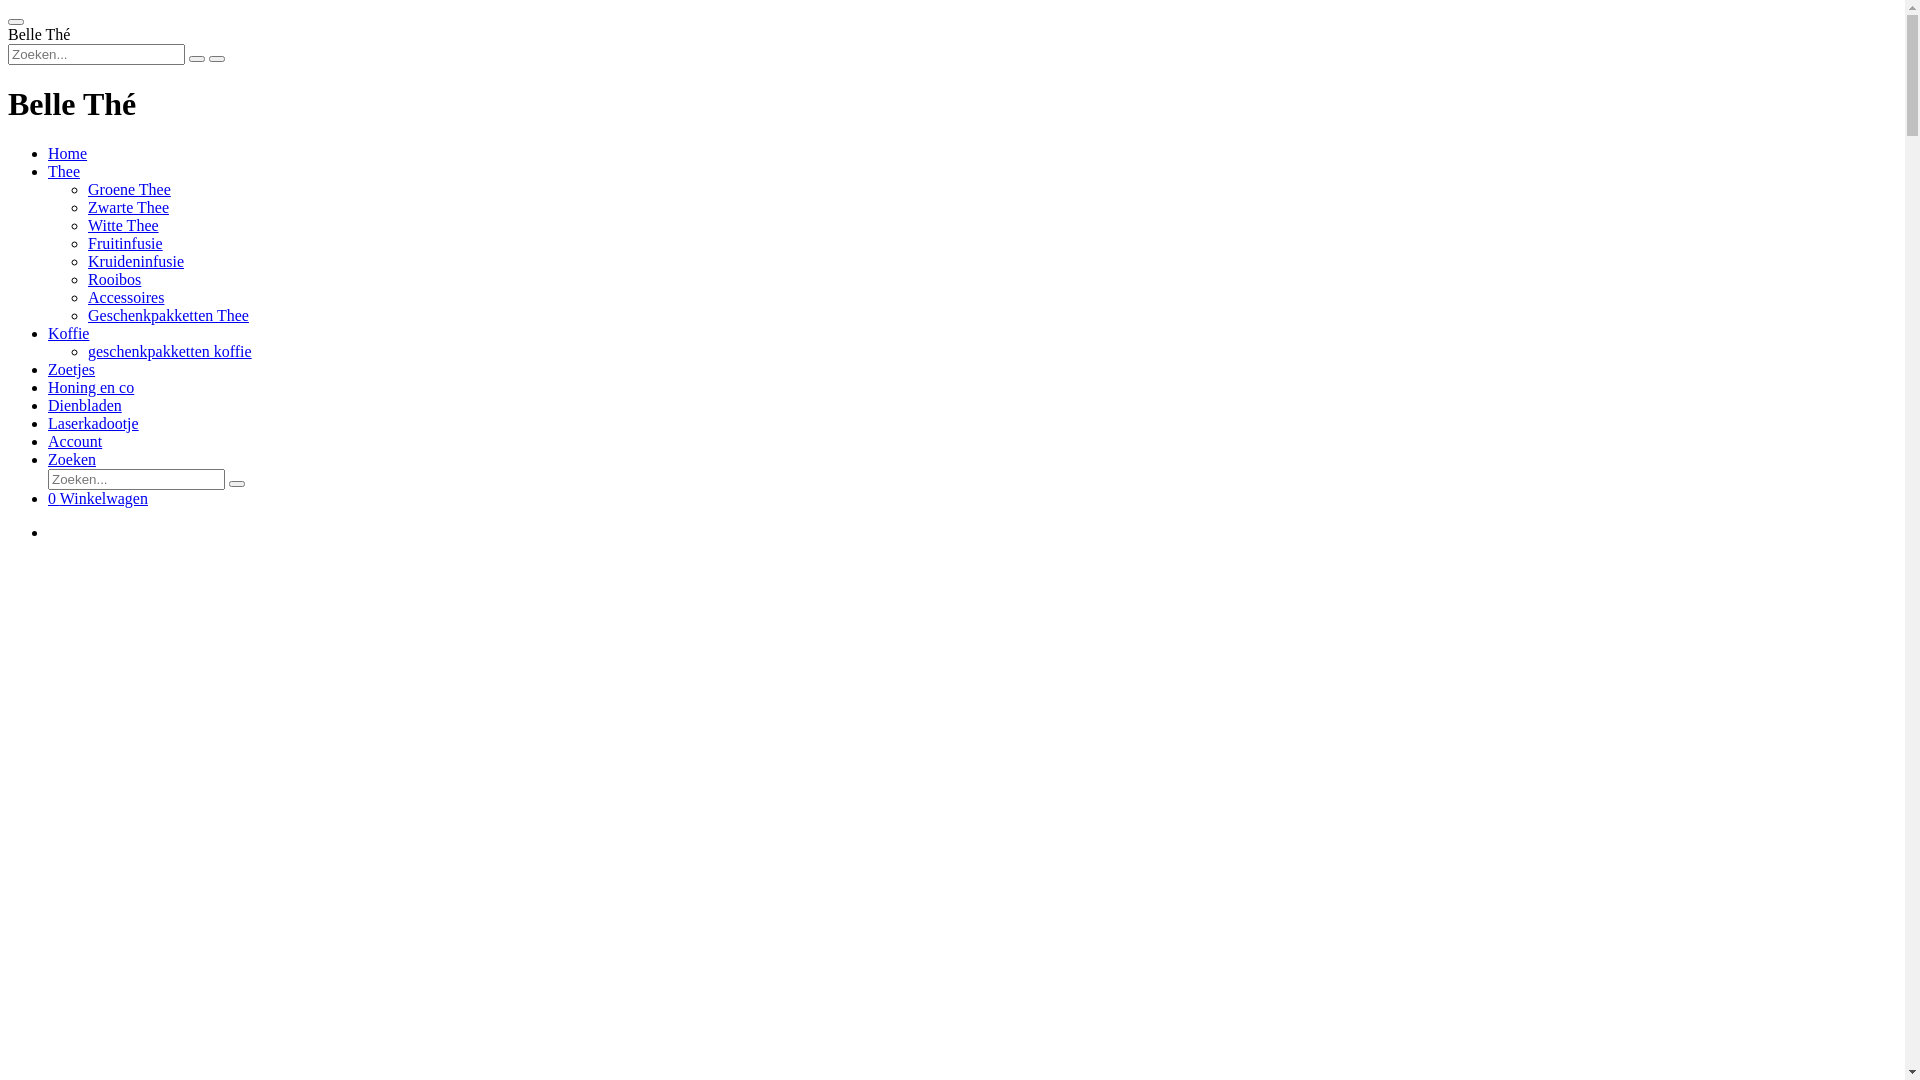 This screenshot has width=1920, height=1080. I want to click on 'Fruitinfusie', so click(124, 242).